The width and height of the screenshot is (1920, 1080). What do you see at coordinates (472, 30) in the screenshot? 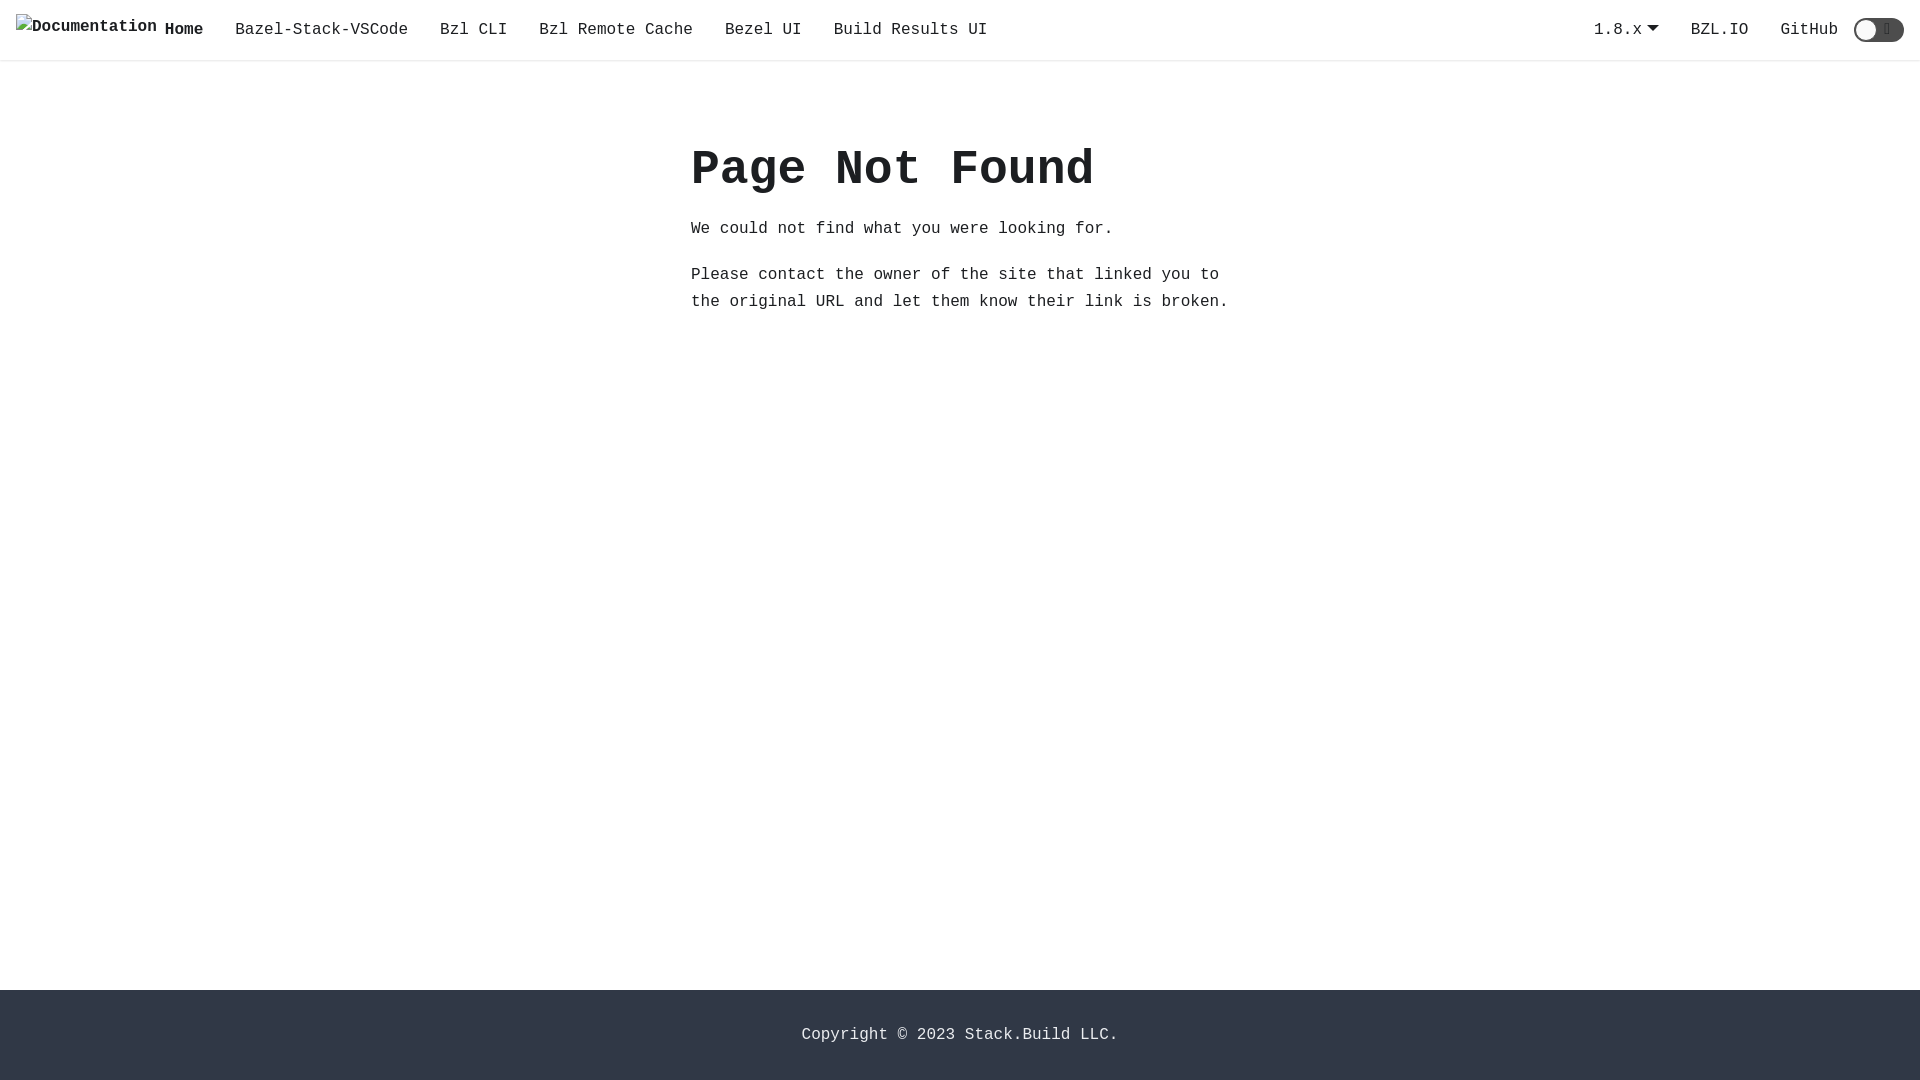
I see `'Bzl CLI'` at bounding box center [472, 30].